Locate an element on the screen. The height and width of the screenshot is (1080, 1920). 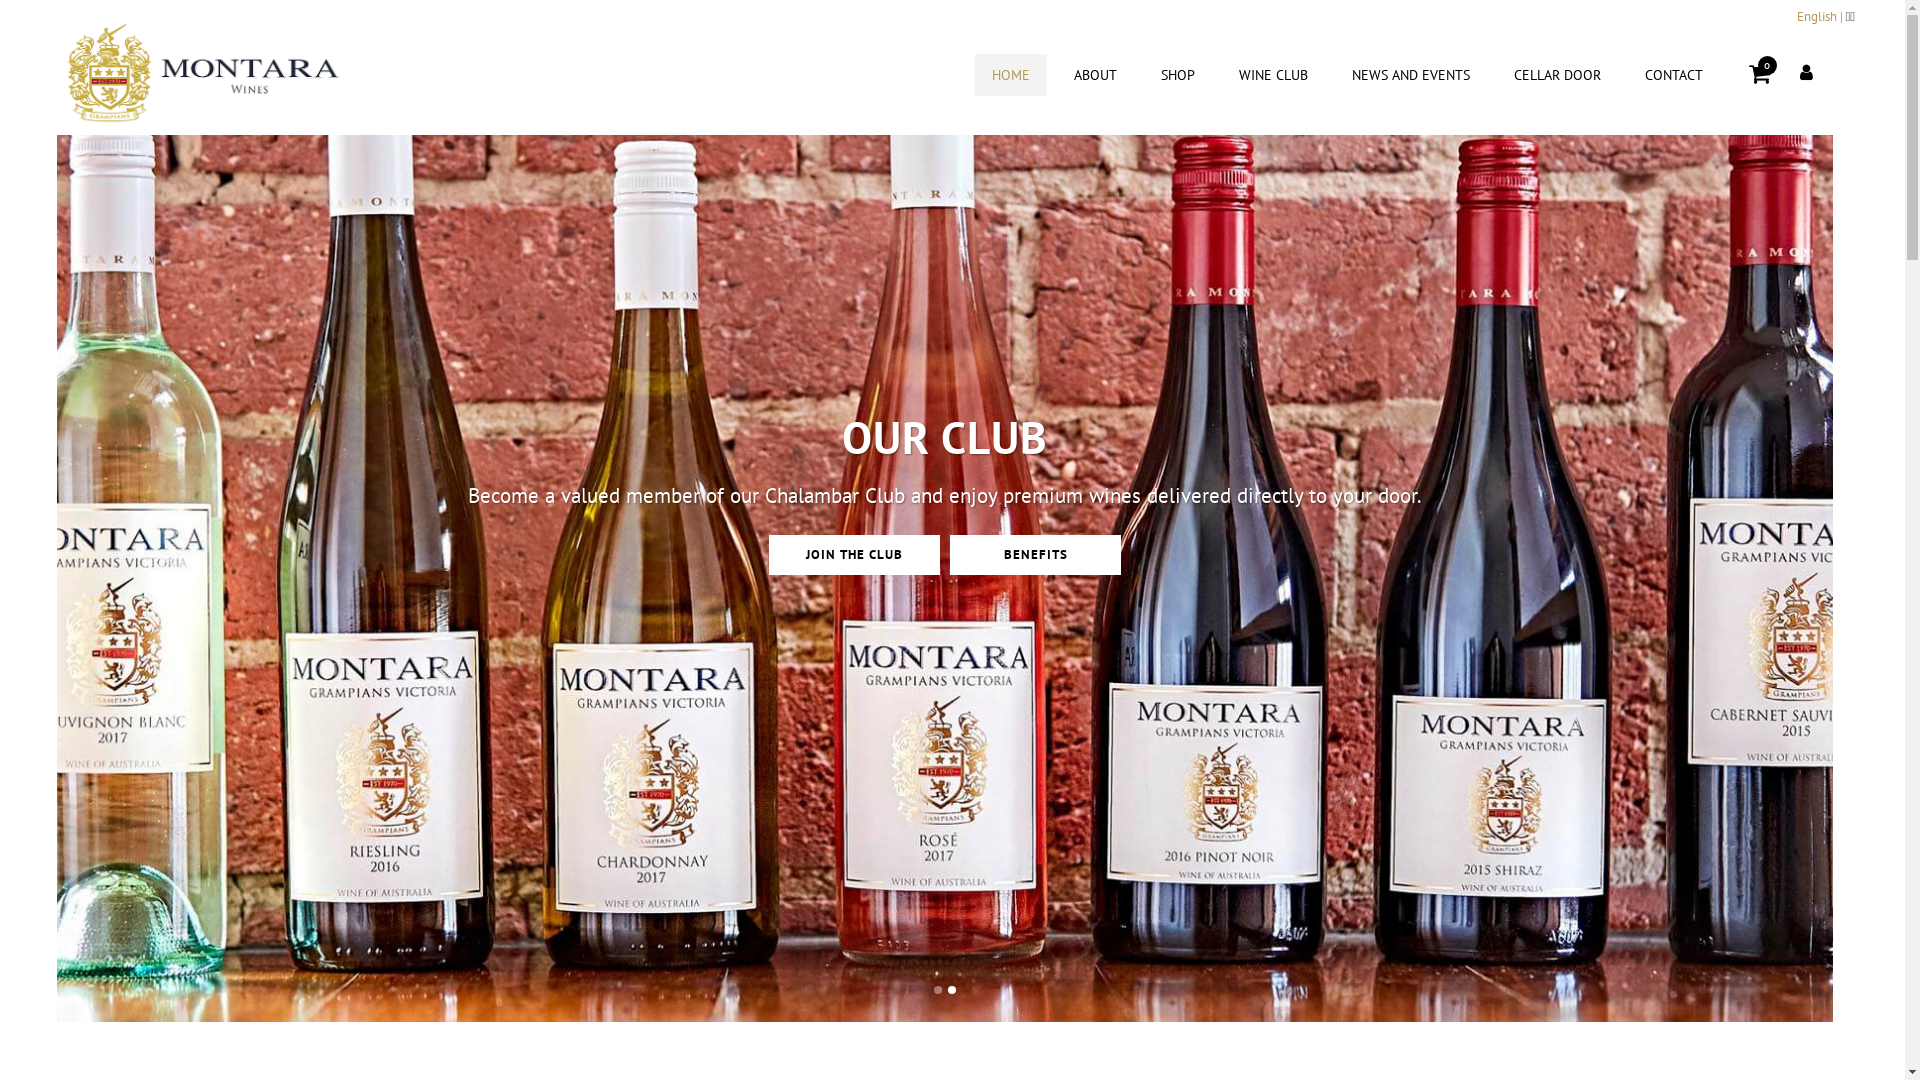
'JOIN THE CLUB' is located at coordinates (854, 593).